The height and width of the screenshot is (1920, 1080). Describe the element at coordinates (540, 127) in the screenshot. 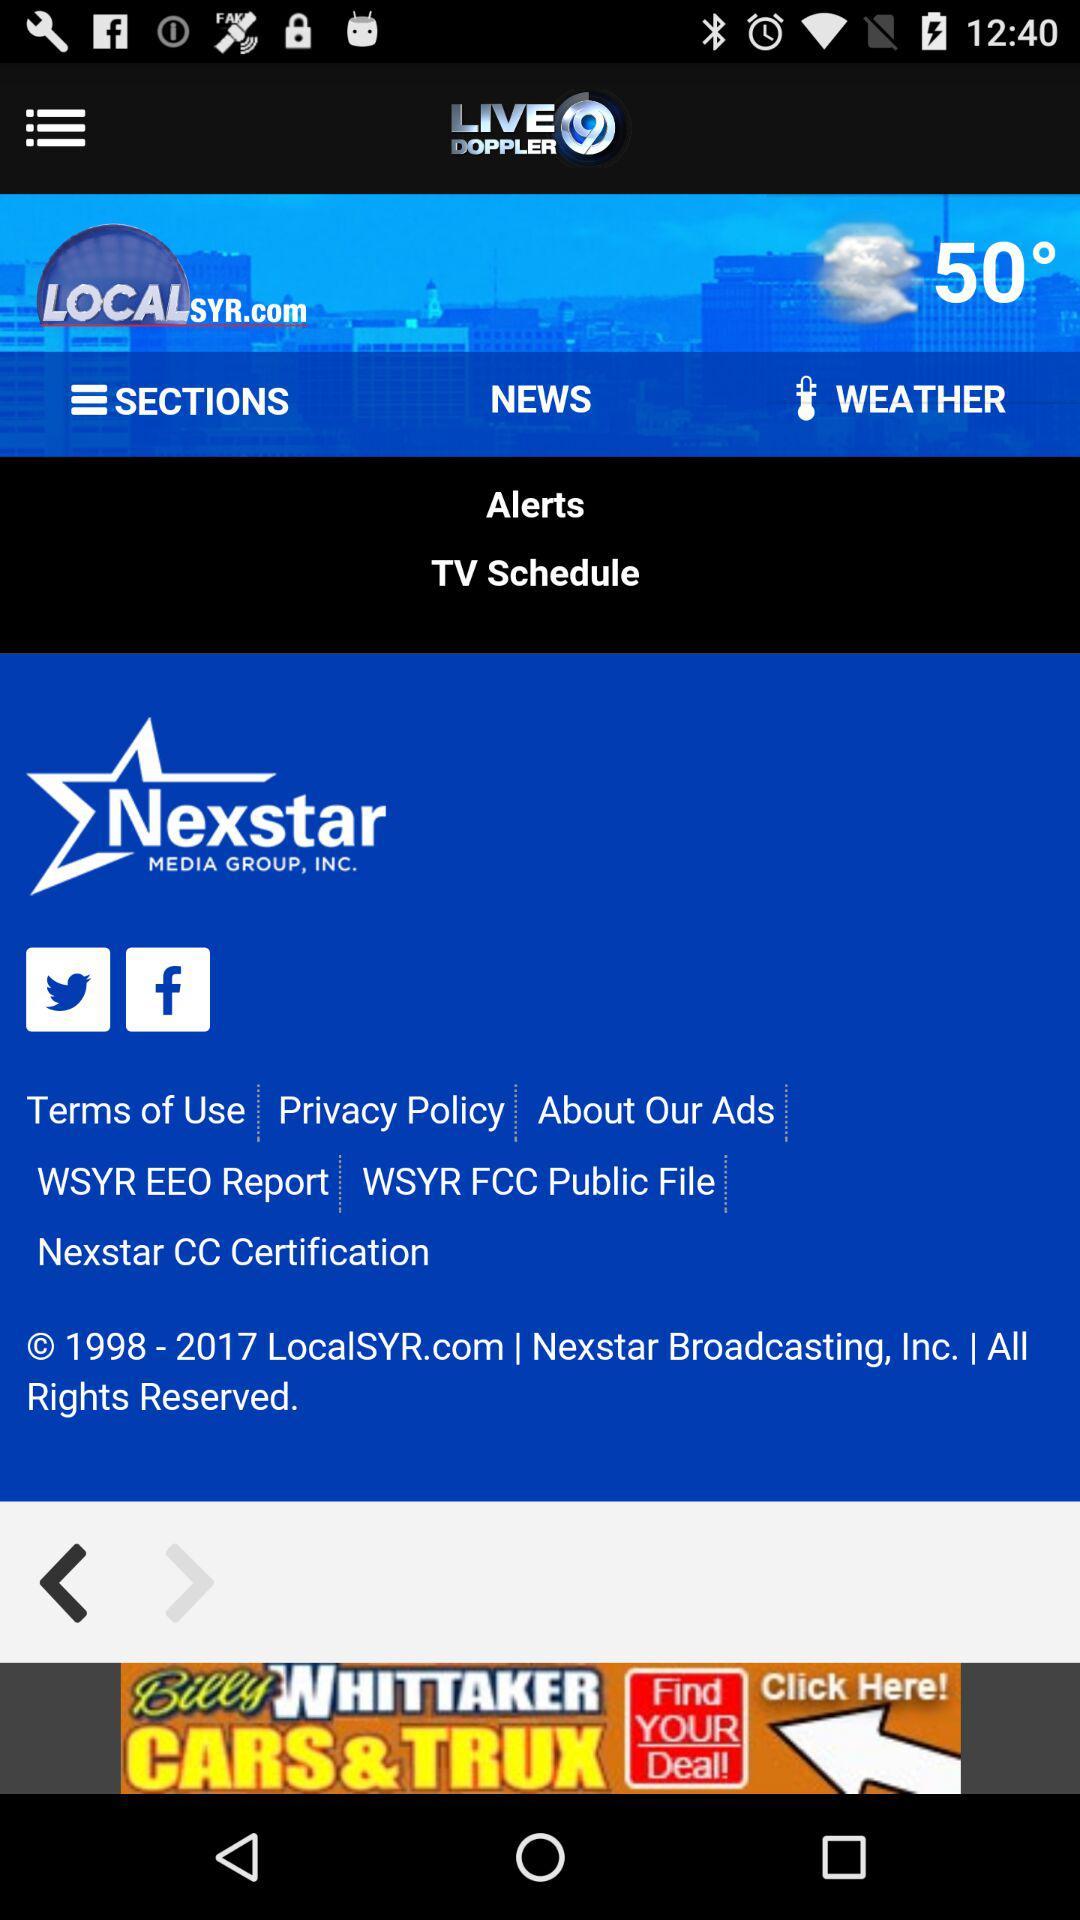

I see `menu option` at that location.